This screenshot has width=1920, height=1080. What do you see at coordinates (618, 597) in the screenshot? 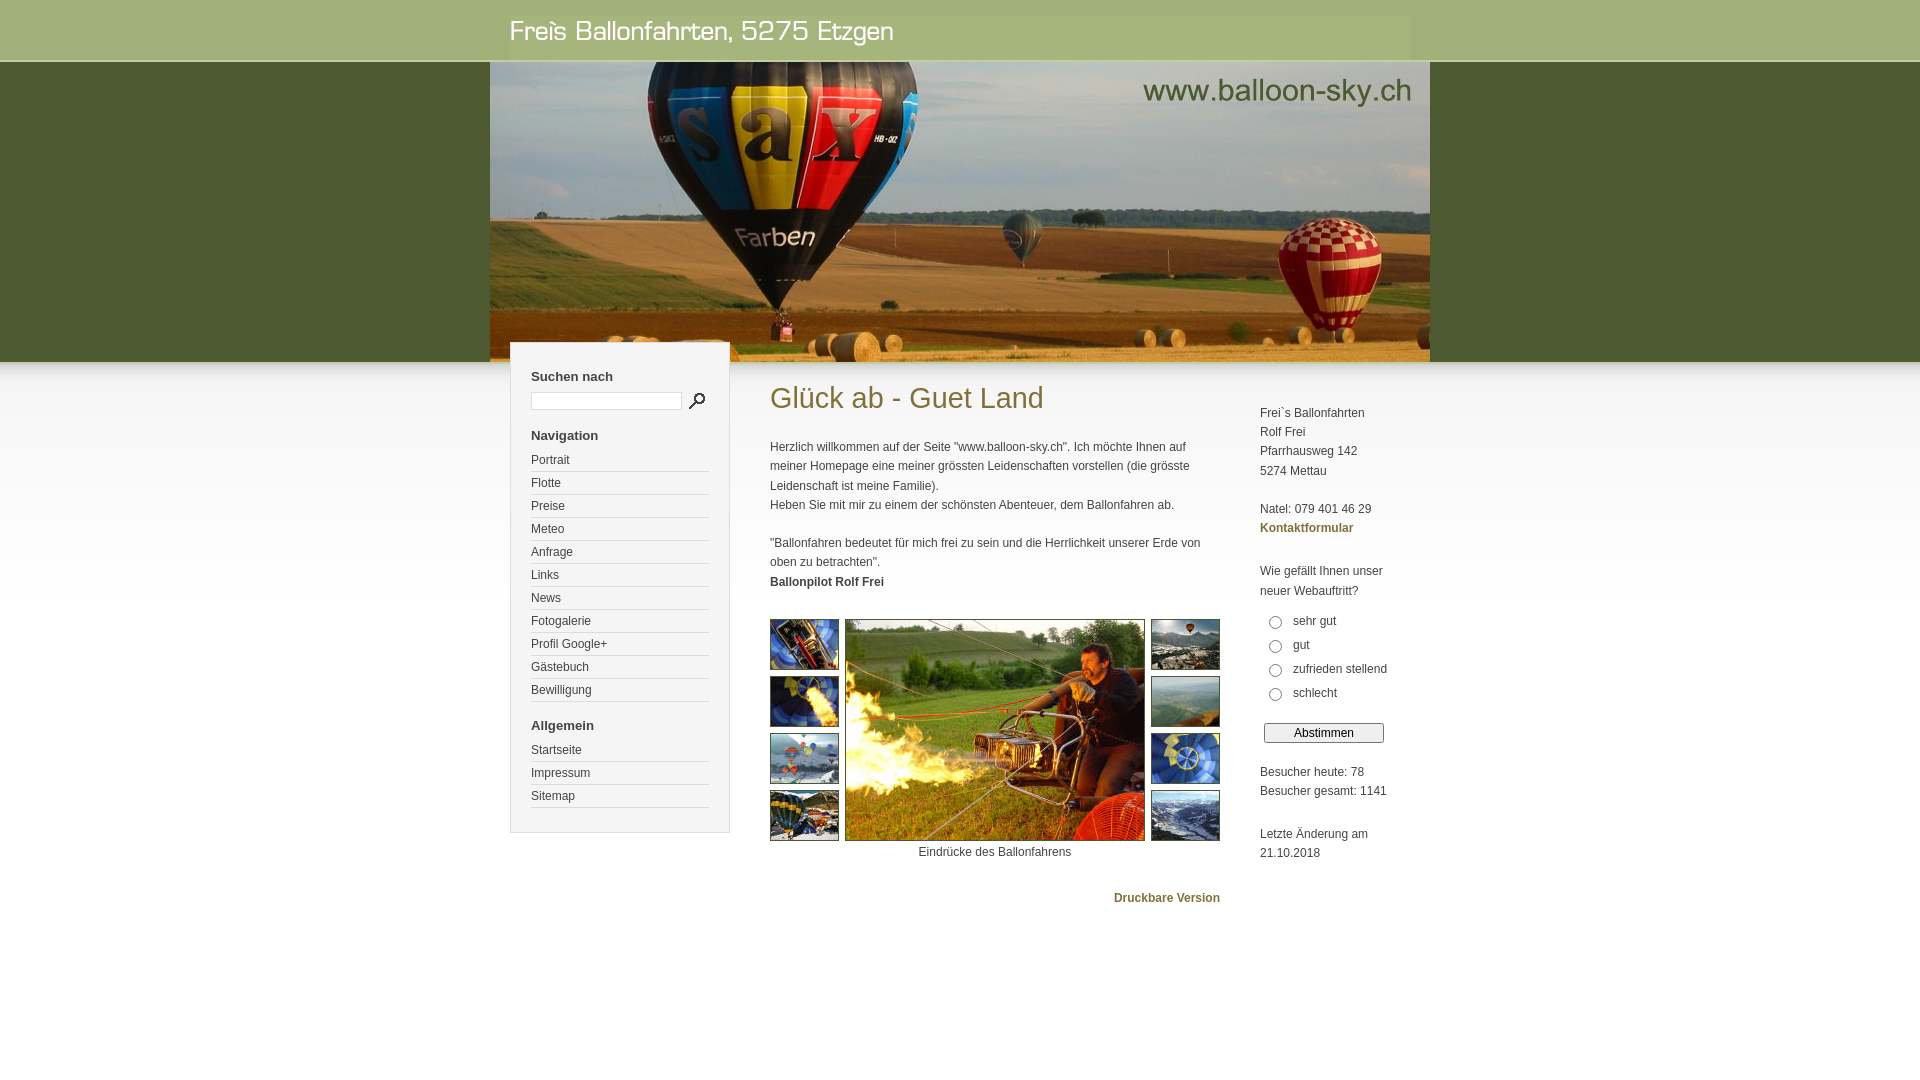
I see `'News'` at bounding box center [618, 597].